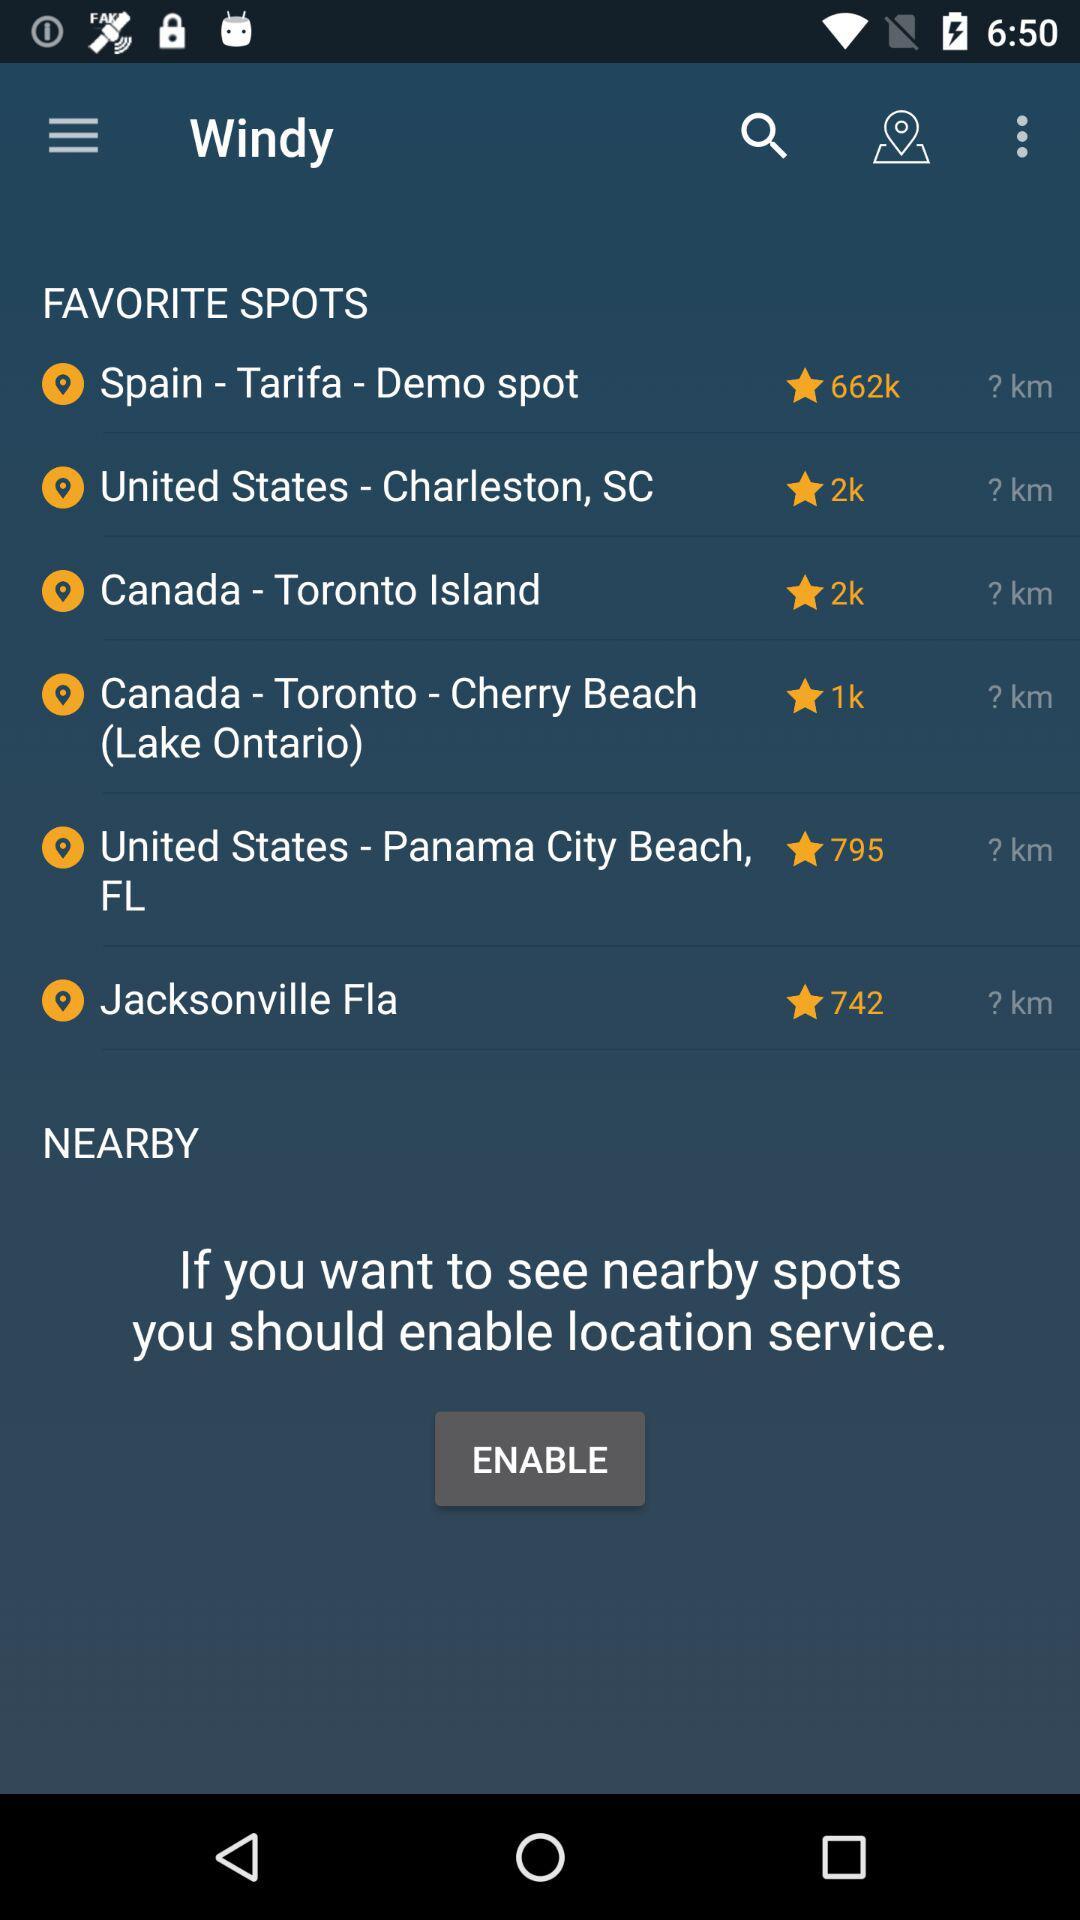 The width and height of the screenshot is (1080, 1920). What do you see at coordinates (540, 268) in the screenshot?
I see `favorite spots` at bounding box center [540, 268].